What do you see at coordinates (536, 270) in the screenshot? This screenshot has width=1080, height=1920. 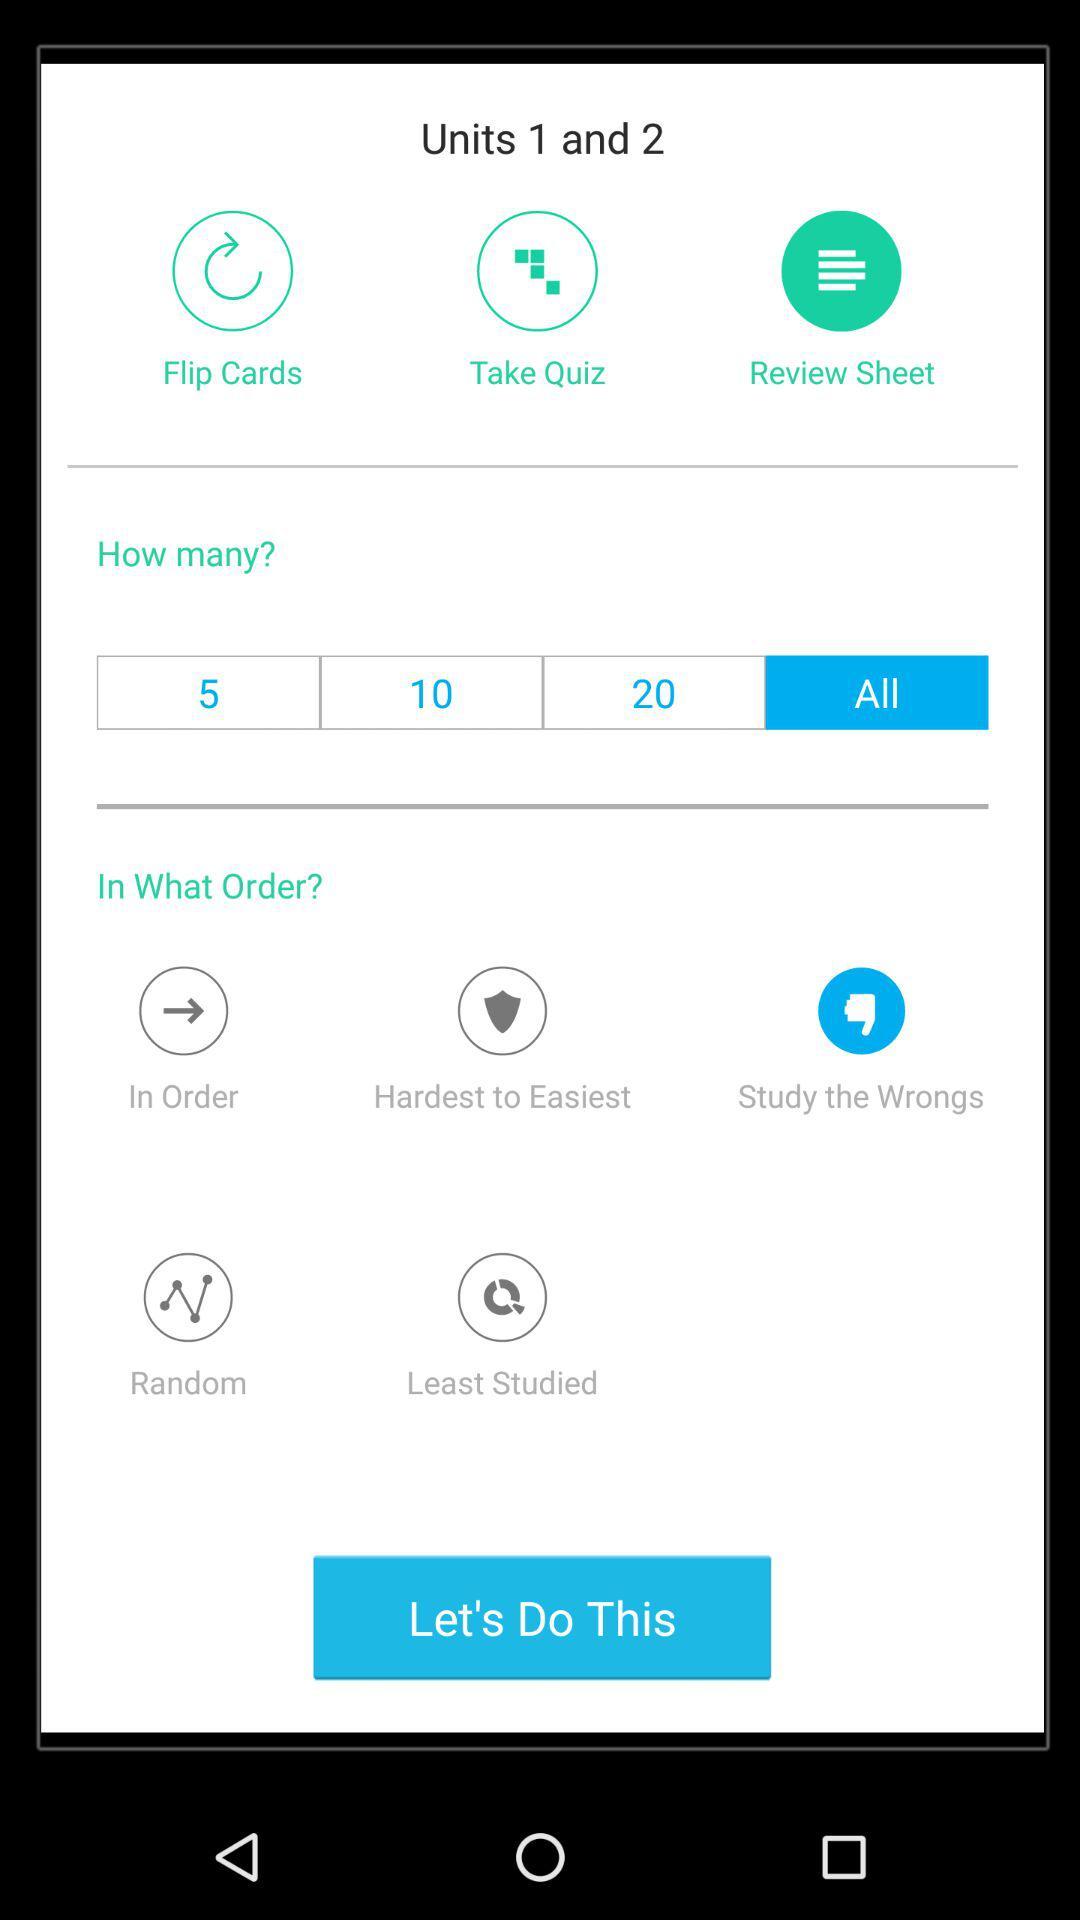 I see `take quiz` at bounding box center [536, 270].